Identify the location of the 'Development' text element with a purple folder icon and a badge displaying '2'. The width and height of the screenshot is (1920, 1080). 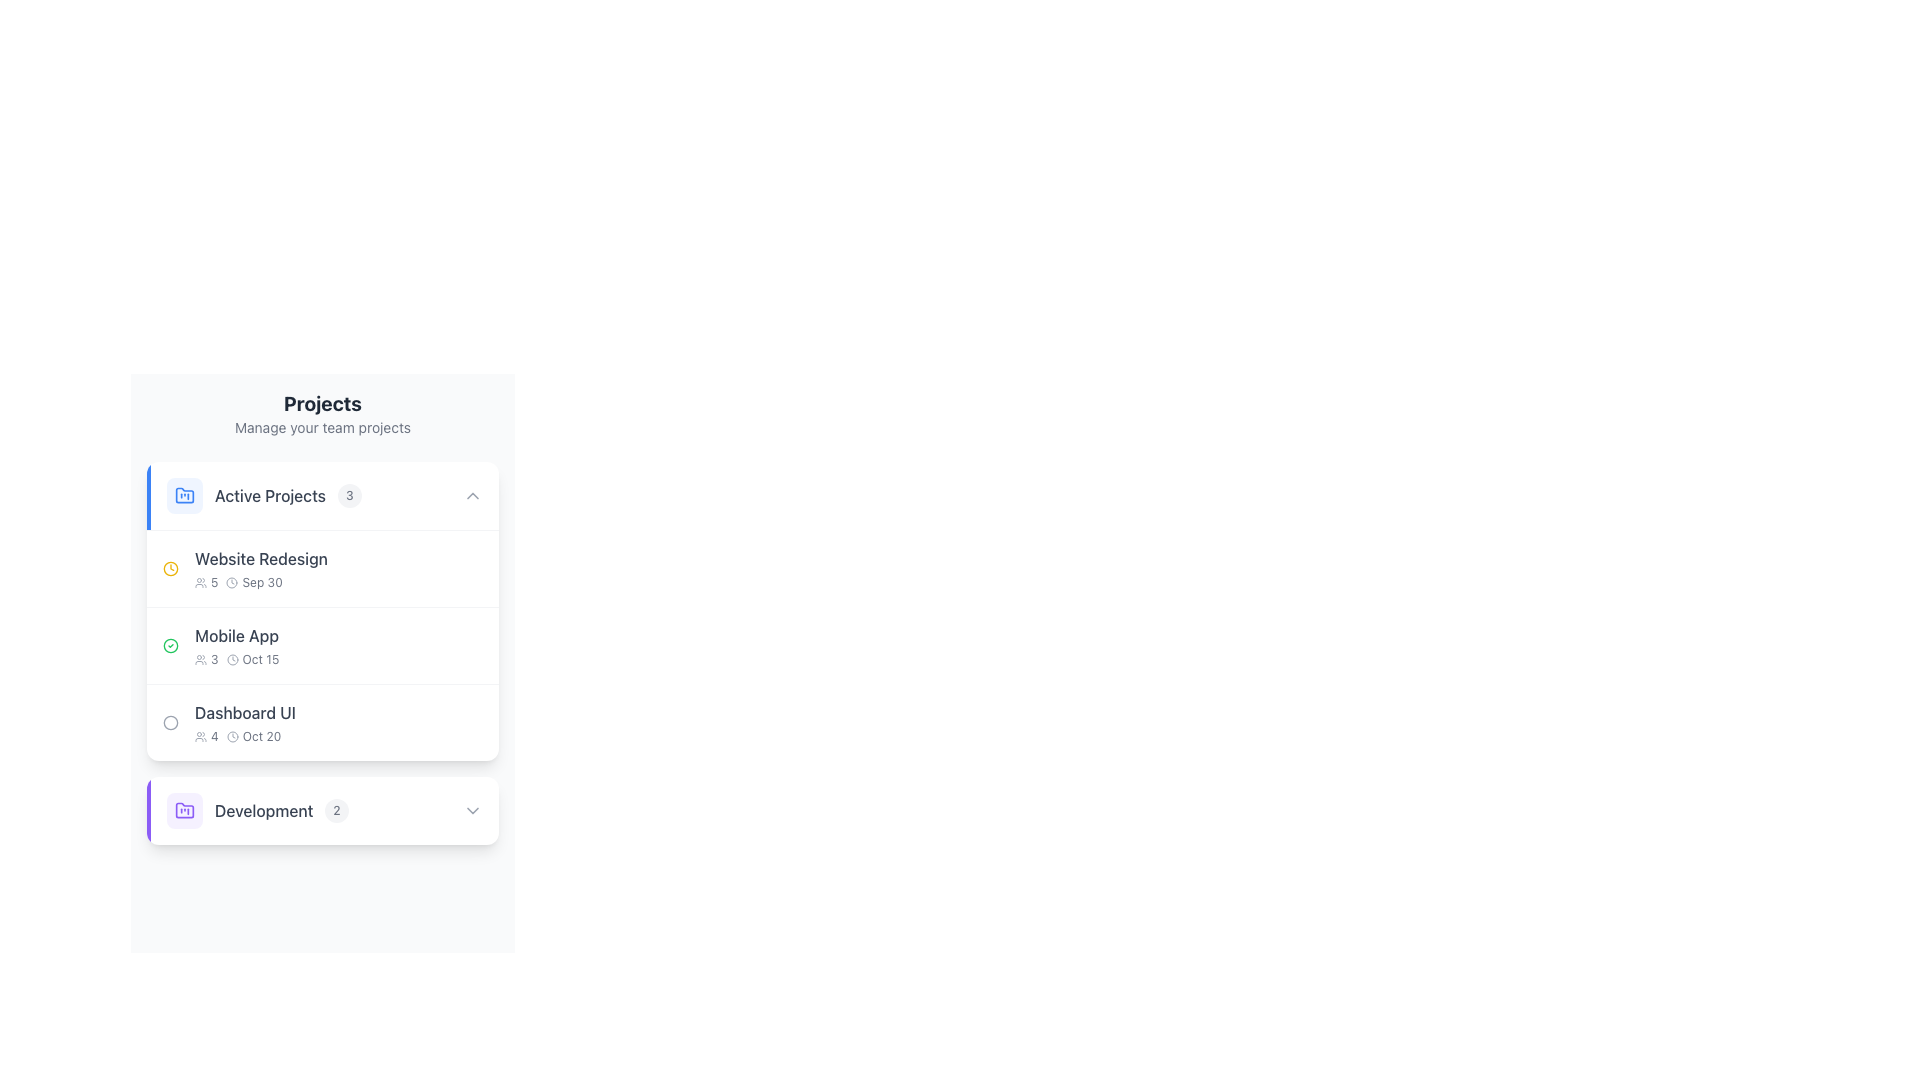
(256, 810).